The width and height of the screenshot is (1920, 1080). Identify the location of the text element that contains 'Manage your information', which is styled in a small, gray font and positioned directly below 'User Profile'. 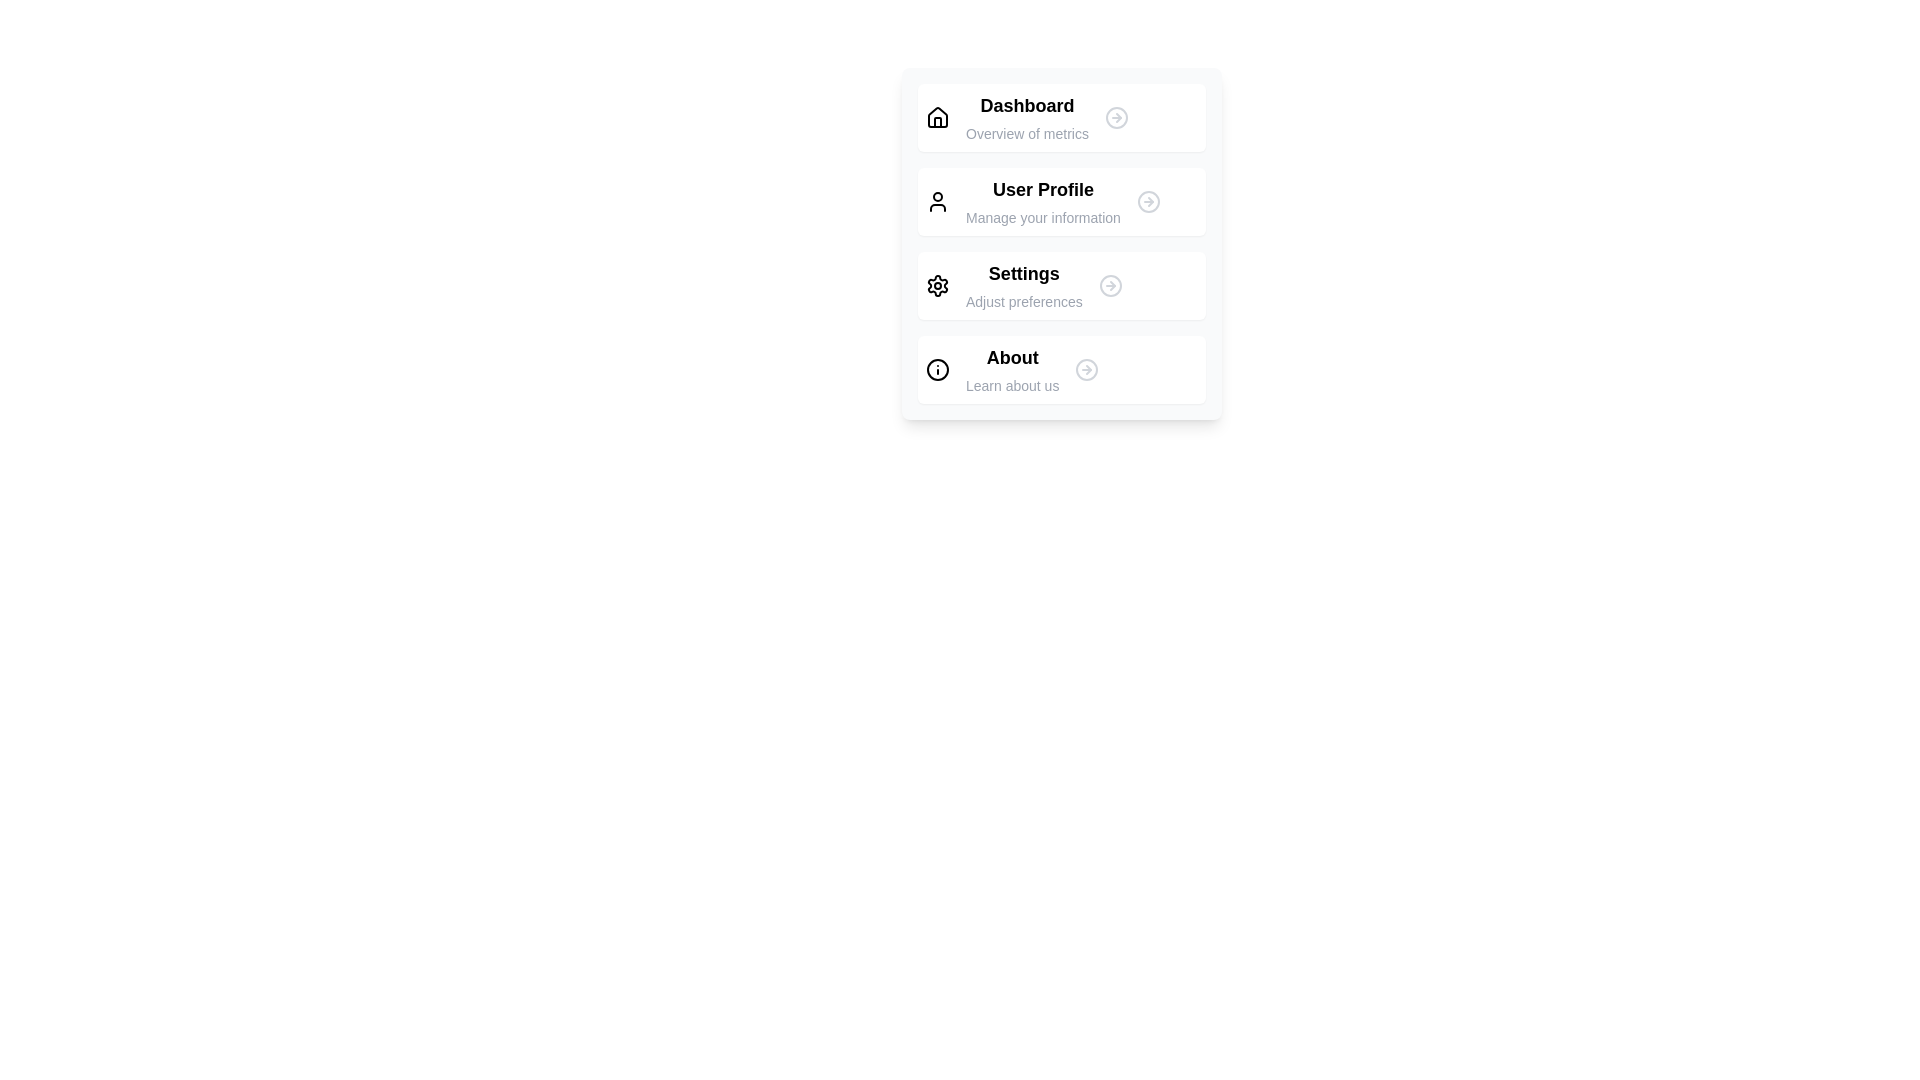
(1042, 218).